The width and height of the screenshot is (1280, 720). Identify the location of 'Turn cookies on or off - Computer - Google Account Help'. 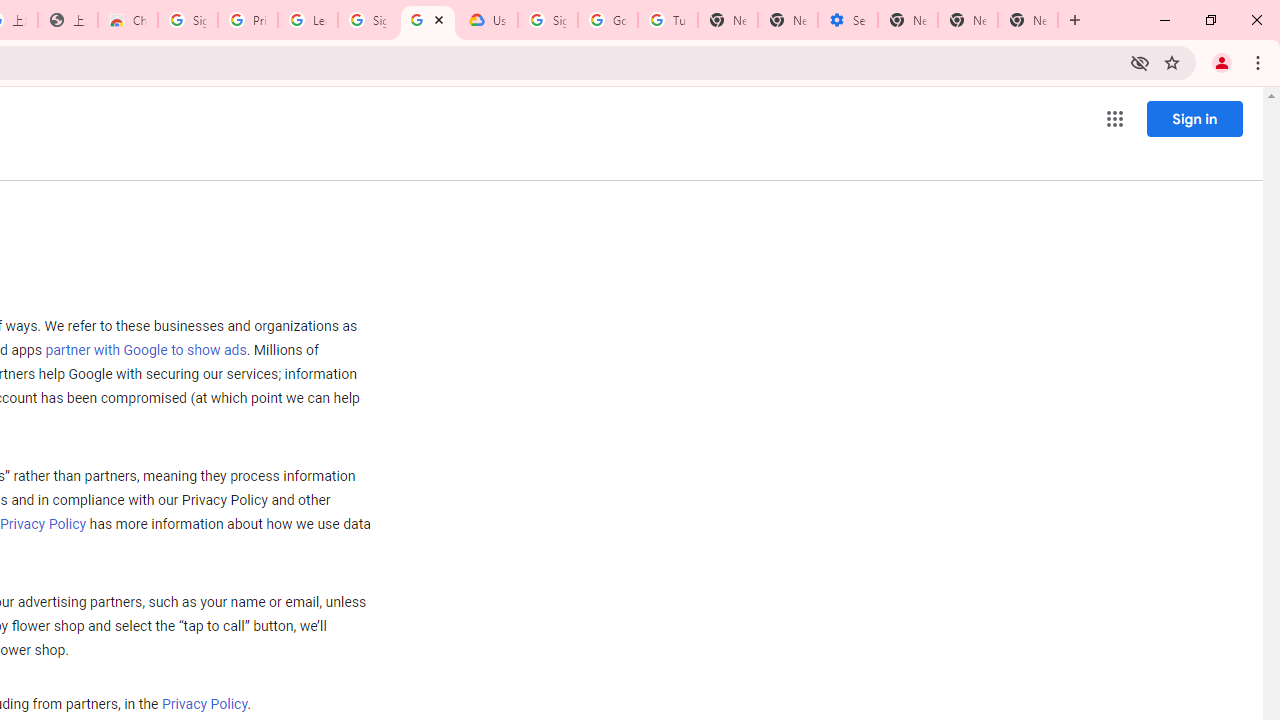
(667, 20).